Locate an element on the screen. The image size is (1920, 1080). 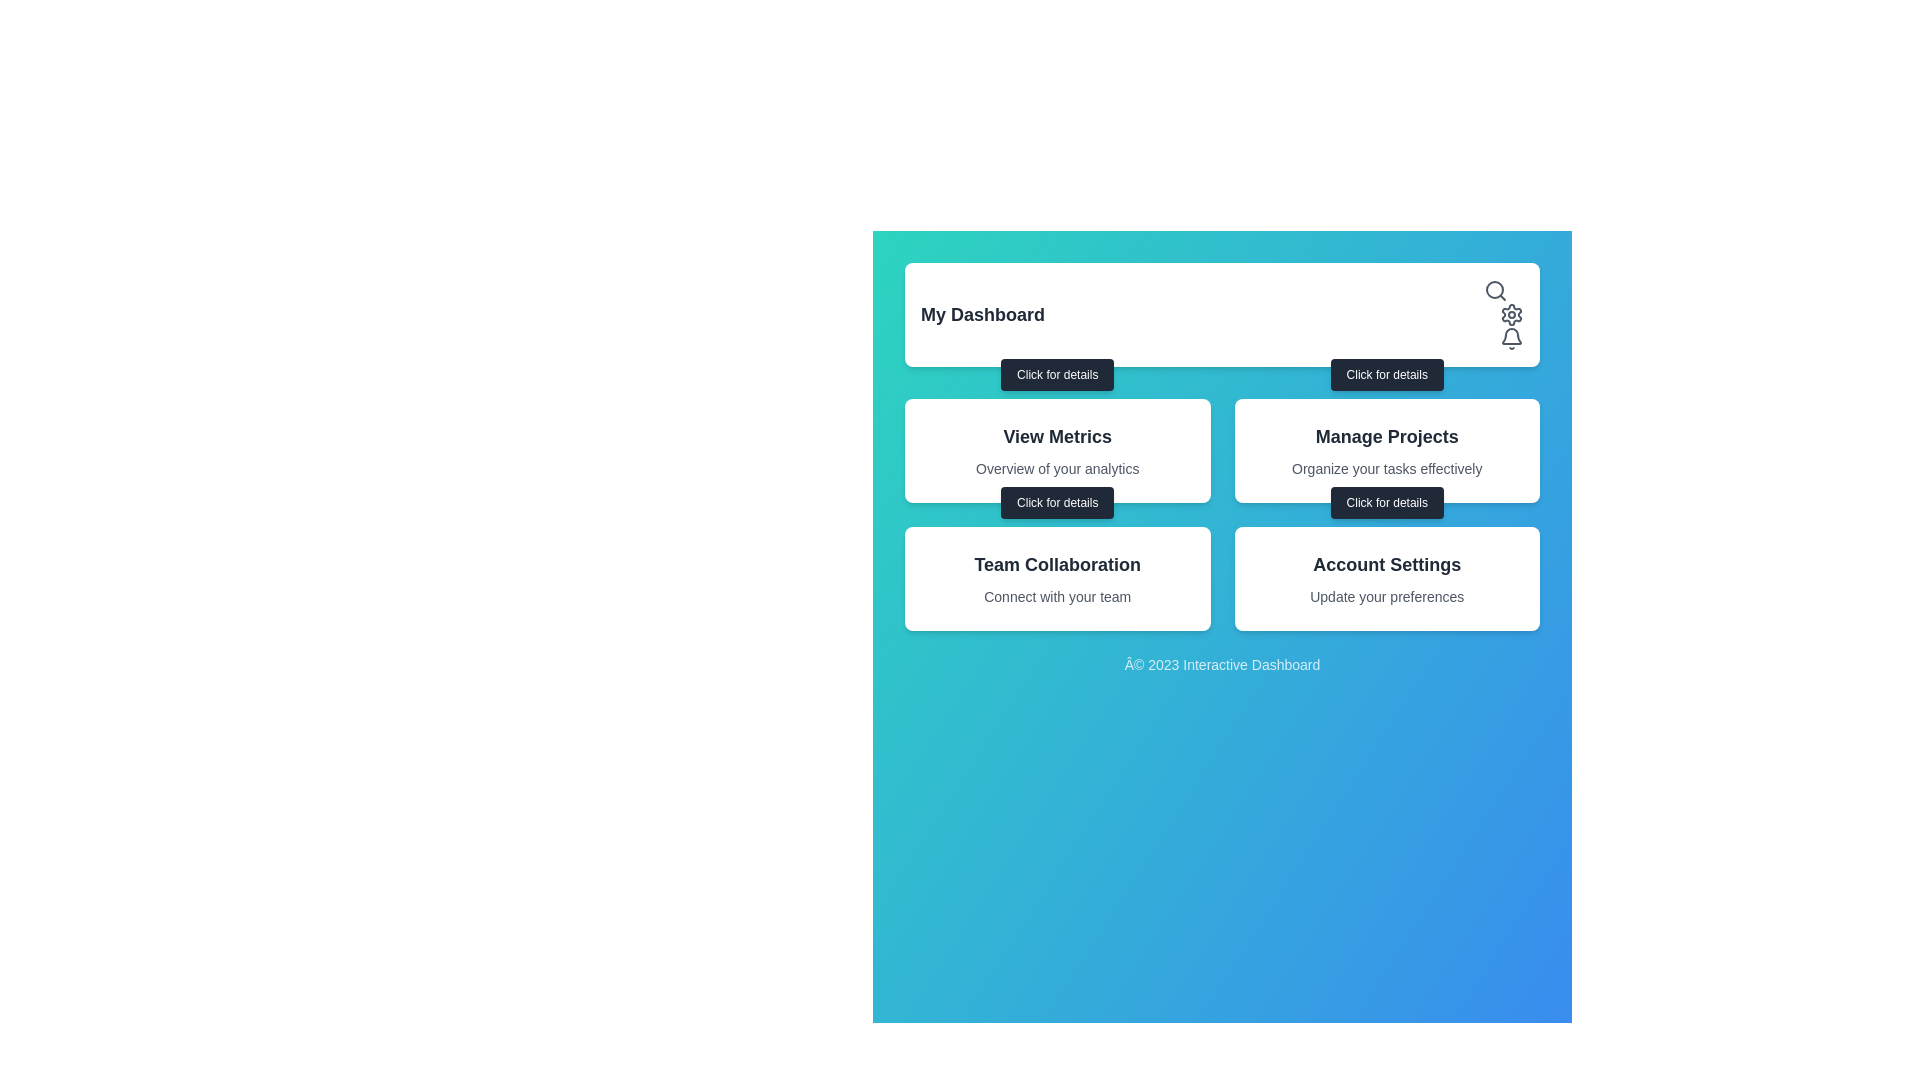
the 'Account Settings' text label, which is styled in bold dark gray and serves as the title for the preferences update group is located at coordinates (1386, 564).